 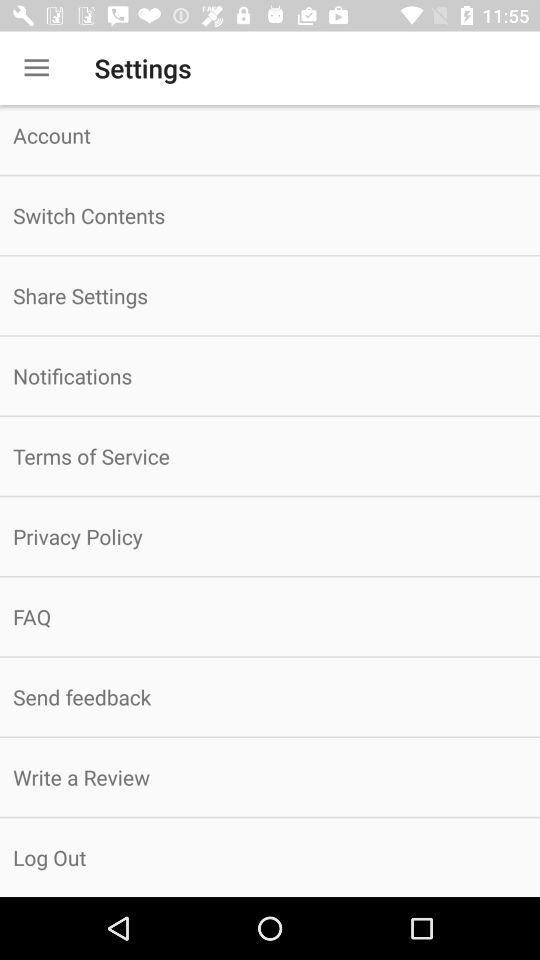 What do you see at coordinates (270, 294) in the screenshot?
I see `item below the switch contents` at bounding box center [270, 294].